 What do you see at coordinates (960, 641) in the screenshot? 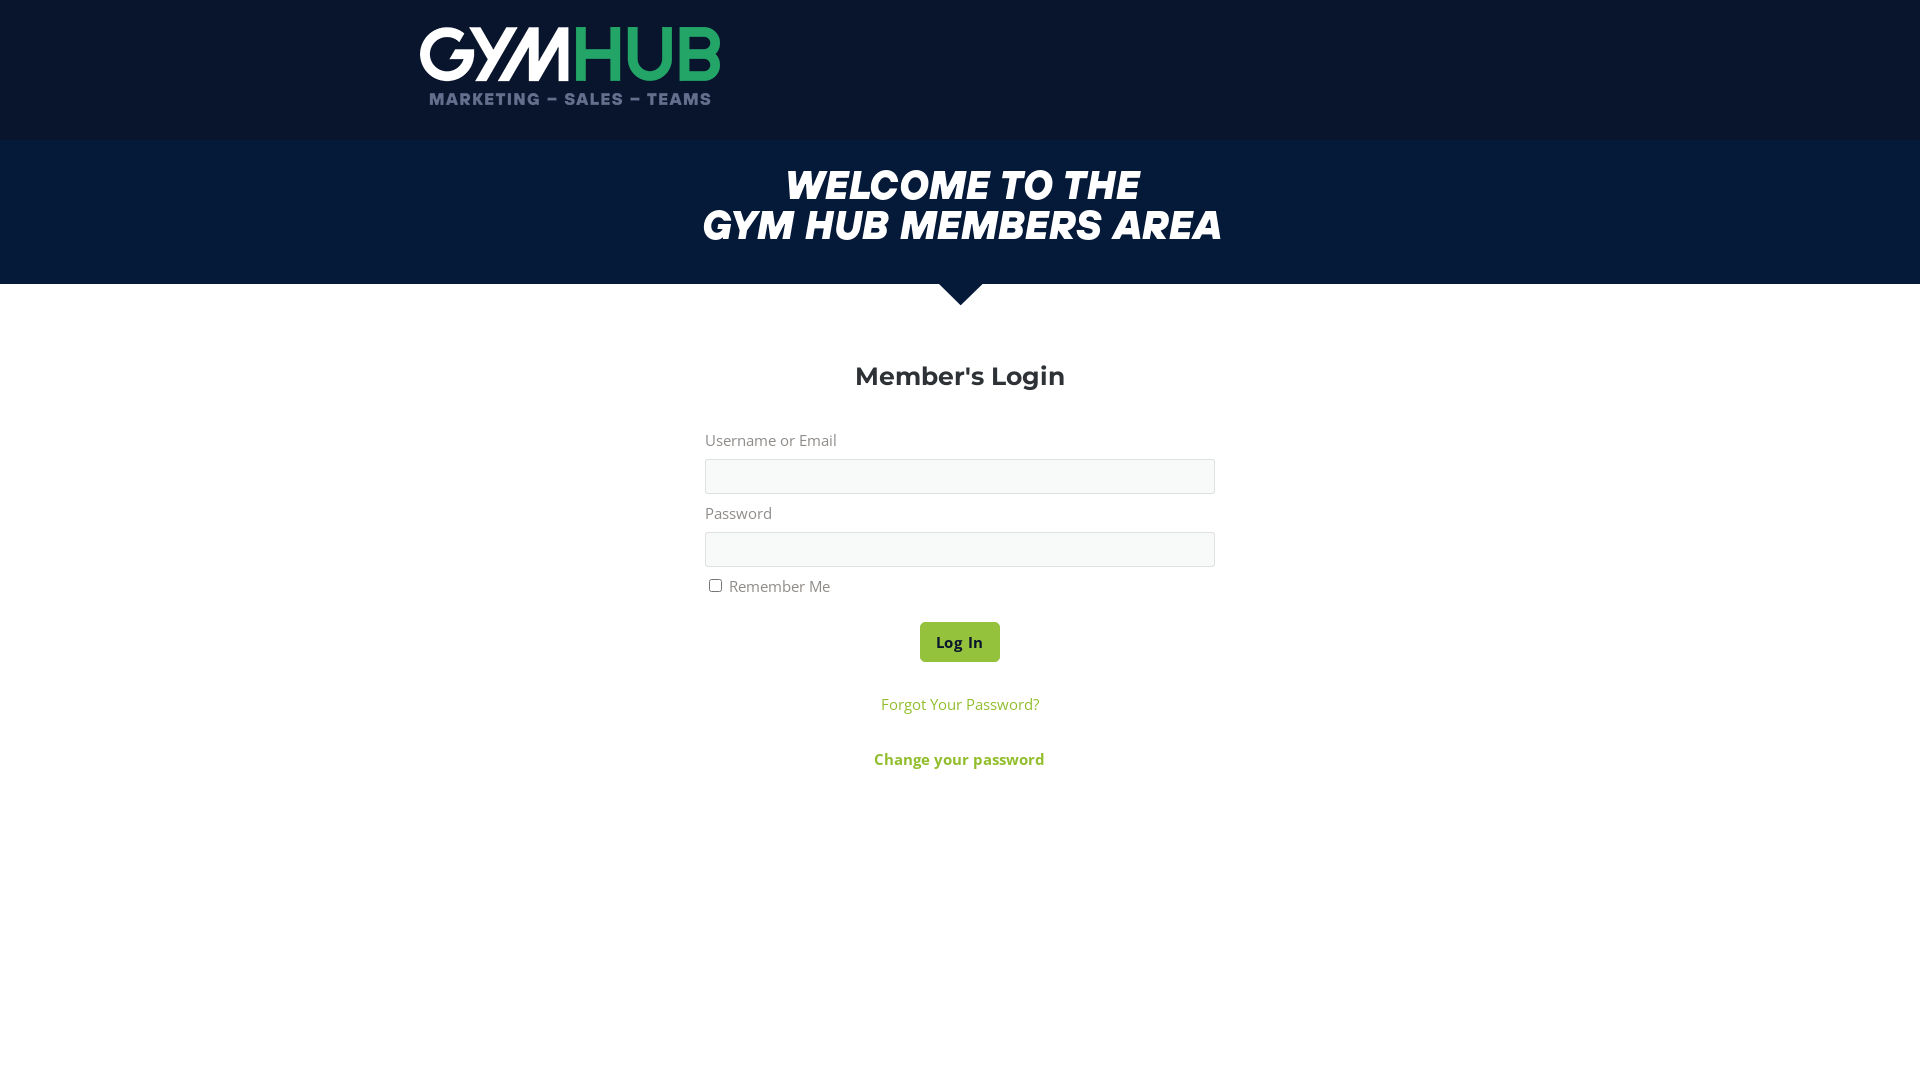
I see `'Log In'` at bounding box center [960, 641].